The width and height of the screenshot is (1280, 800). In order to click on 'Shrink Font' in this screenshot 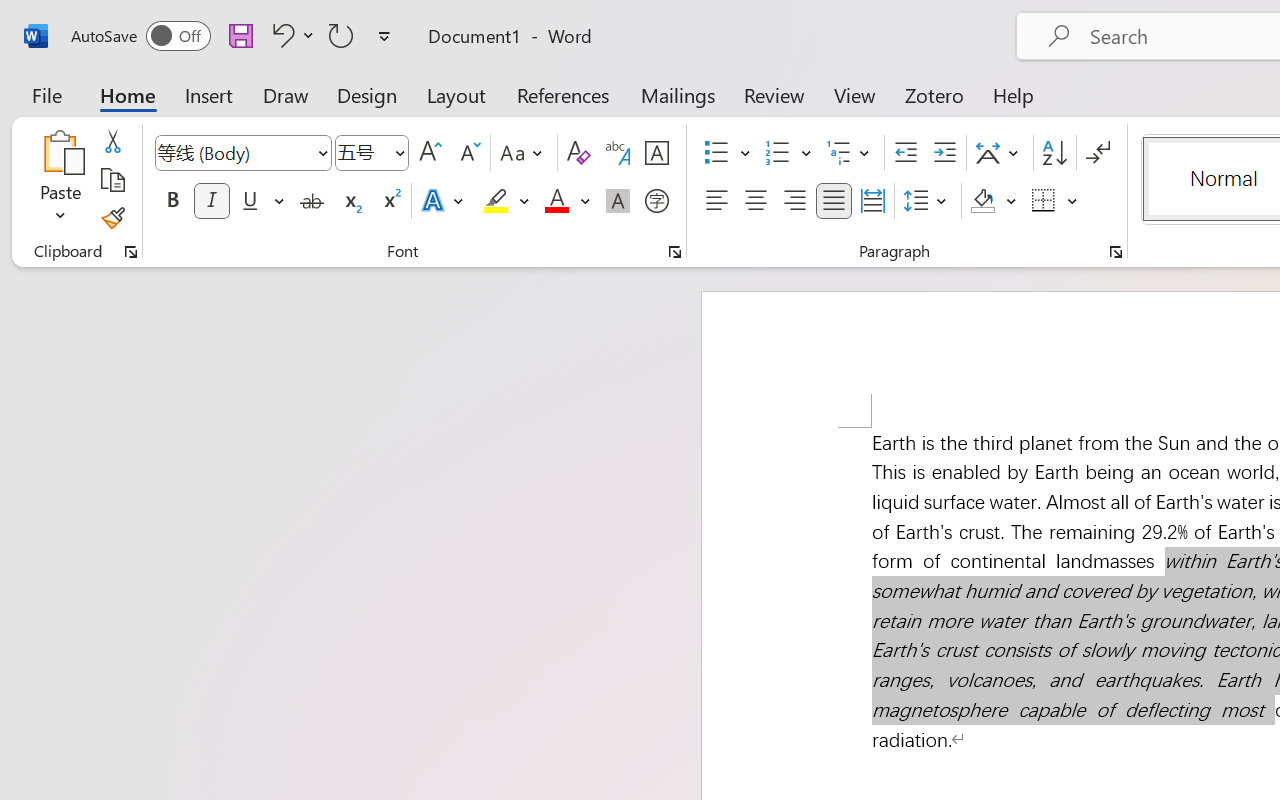, I will do `click(467, 153)`.